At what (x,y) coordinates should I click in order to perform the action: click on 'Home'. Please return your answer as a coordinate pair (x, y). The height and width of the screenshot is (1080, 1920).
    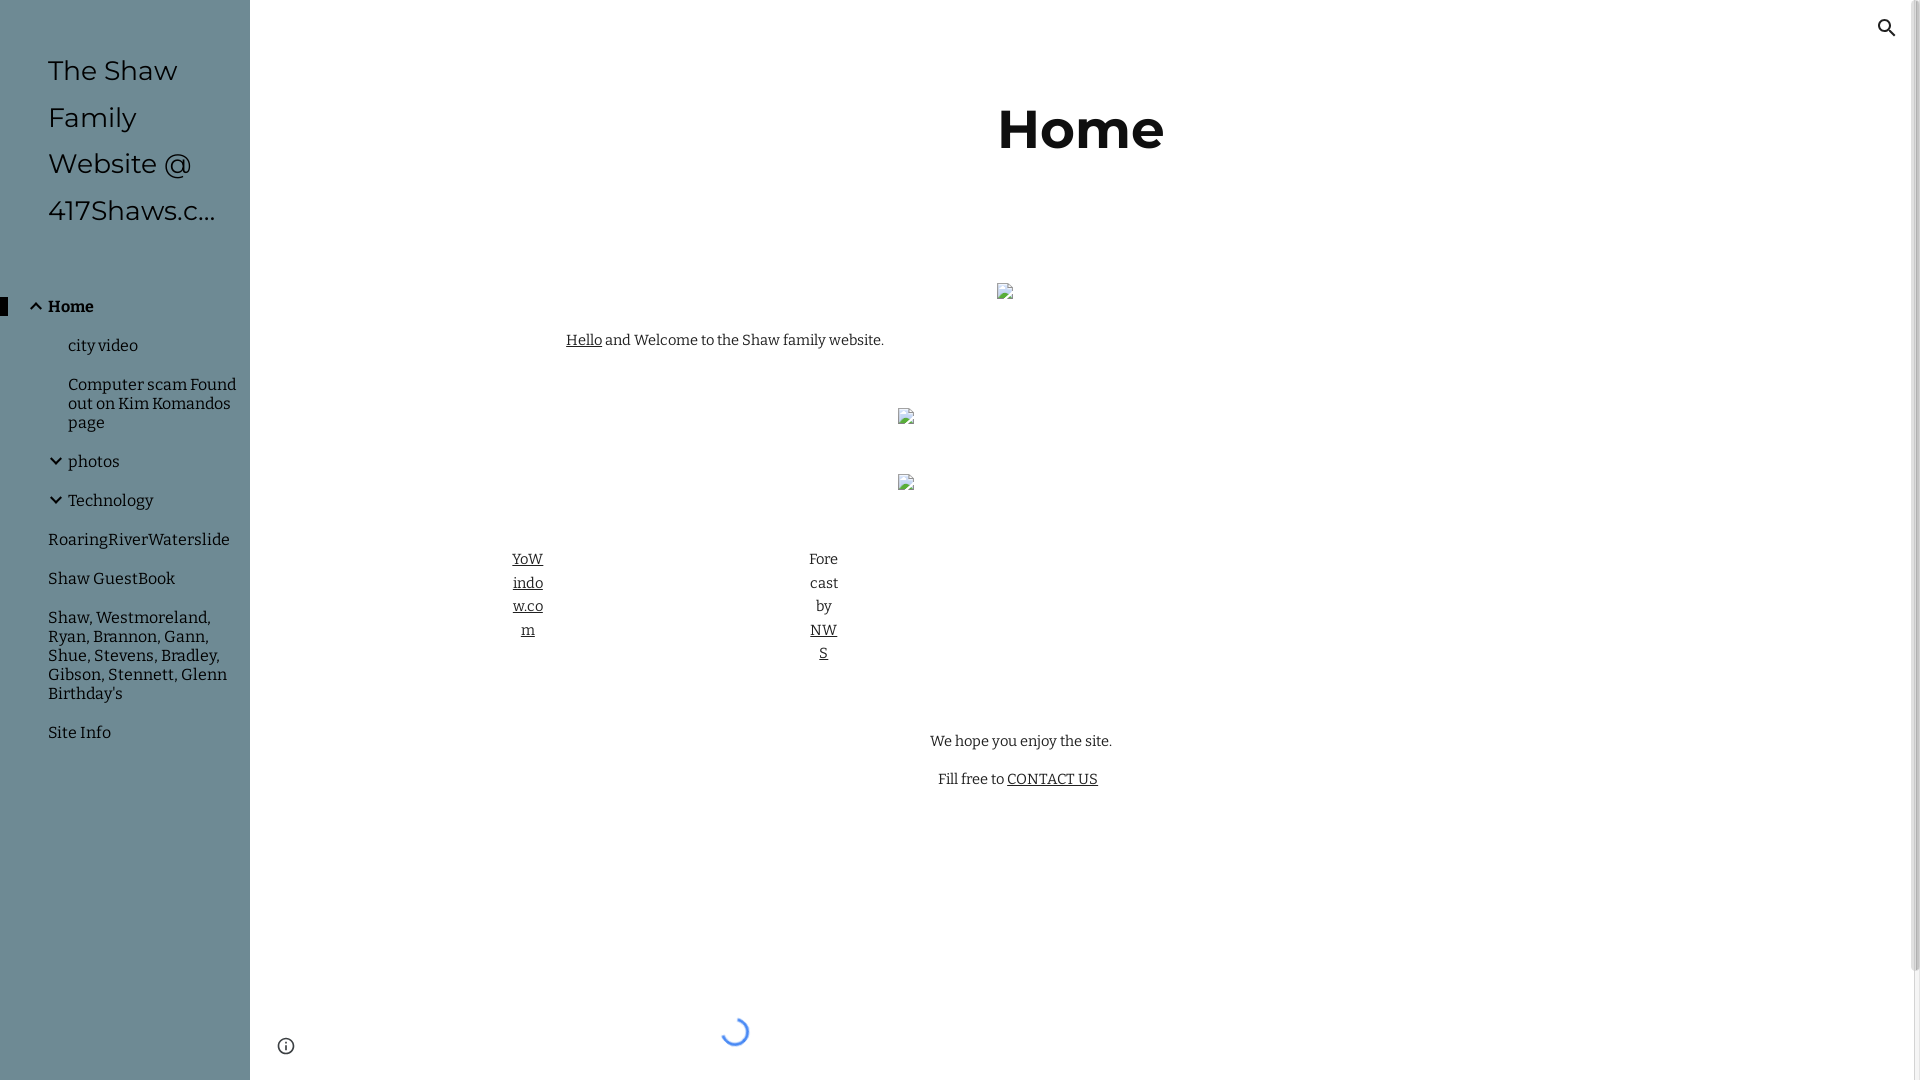
    Looking at the image, I should click on (139, 306).